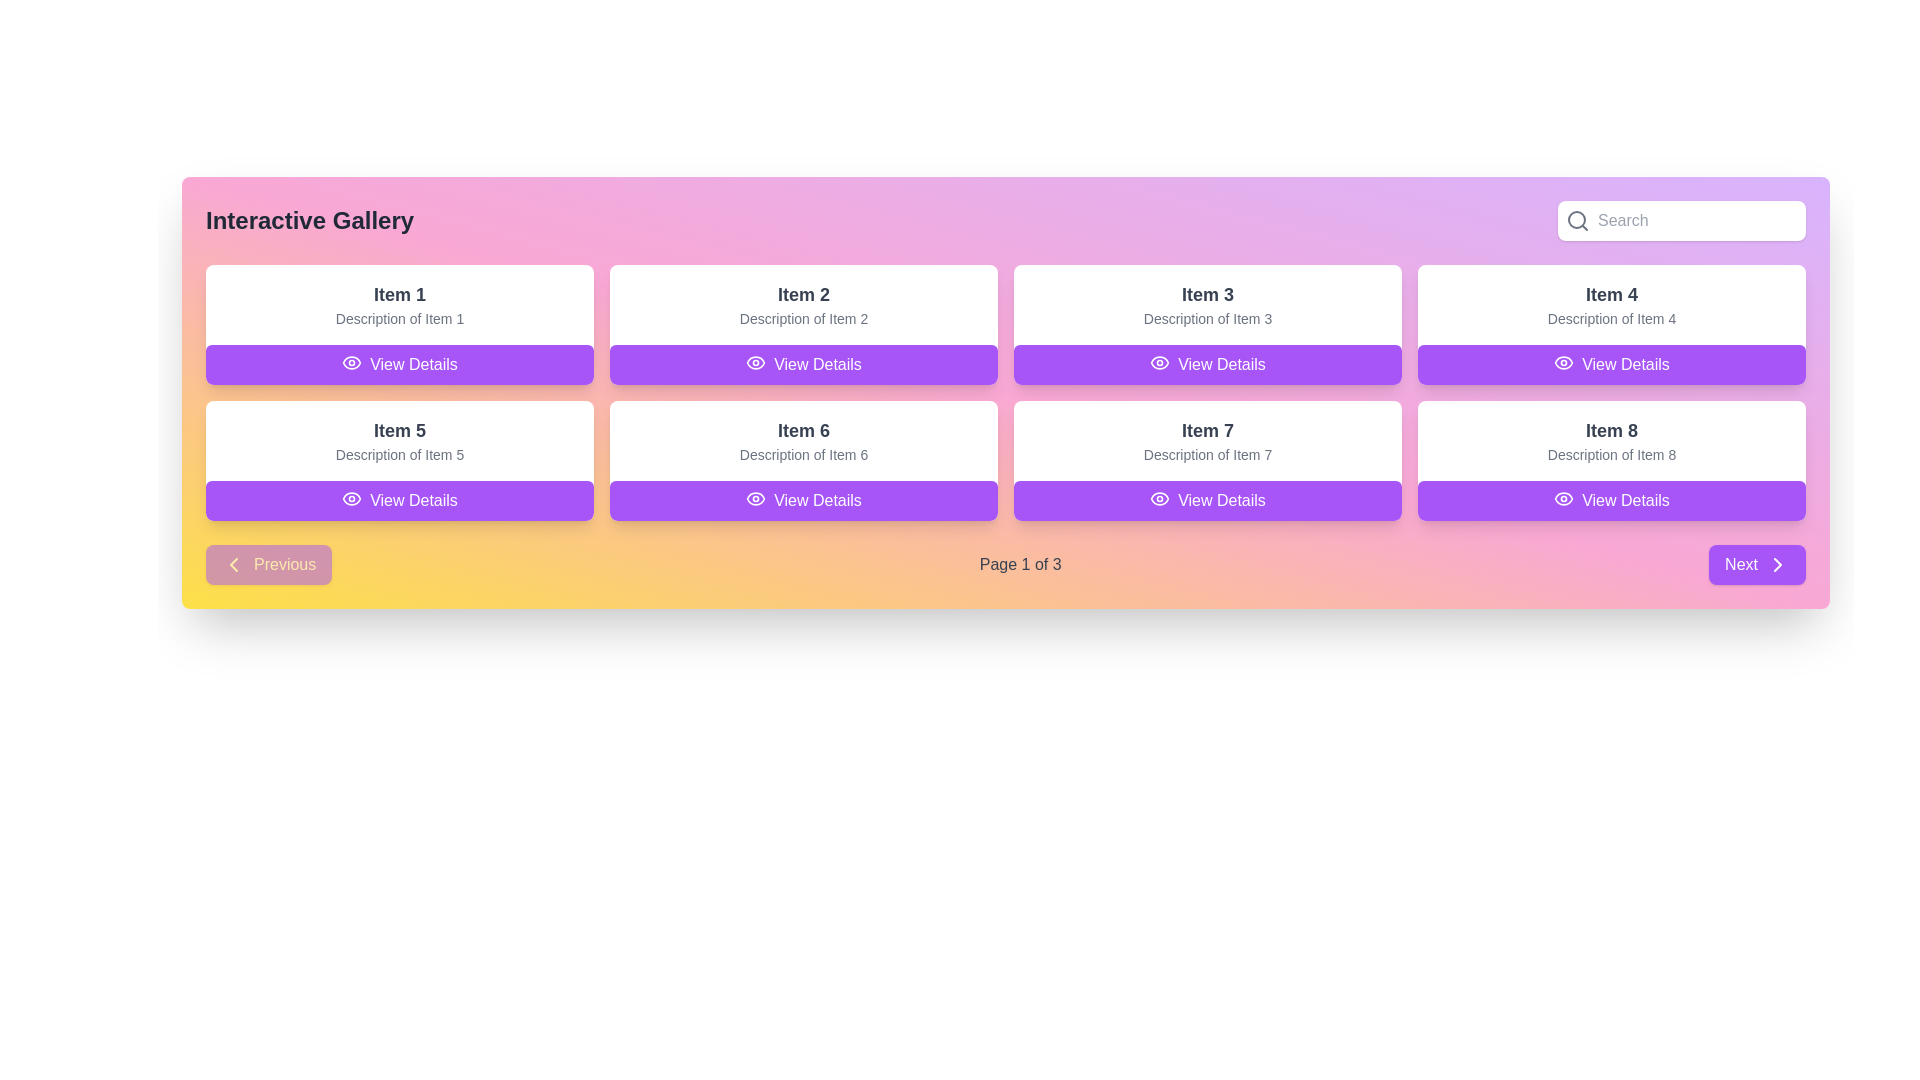 The height and width of the screenshot is (1080, 1920). What do you see at coordinates (1577, 220) in the screenshot?
I see `the search icon located at the upper right corner of the interface within the search bar component` at bounding box center [1577, 220].